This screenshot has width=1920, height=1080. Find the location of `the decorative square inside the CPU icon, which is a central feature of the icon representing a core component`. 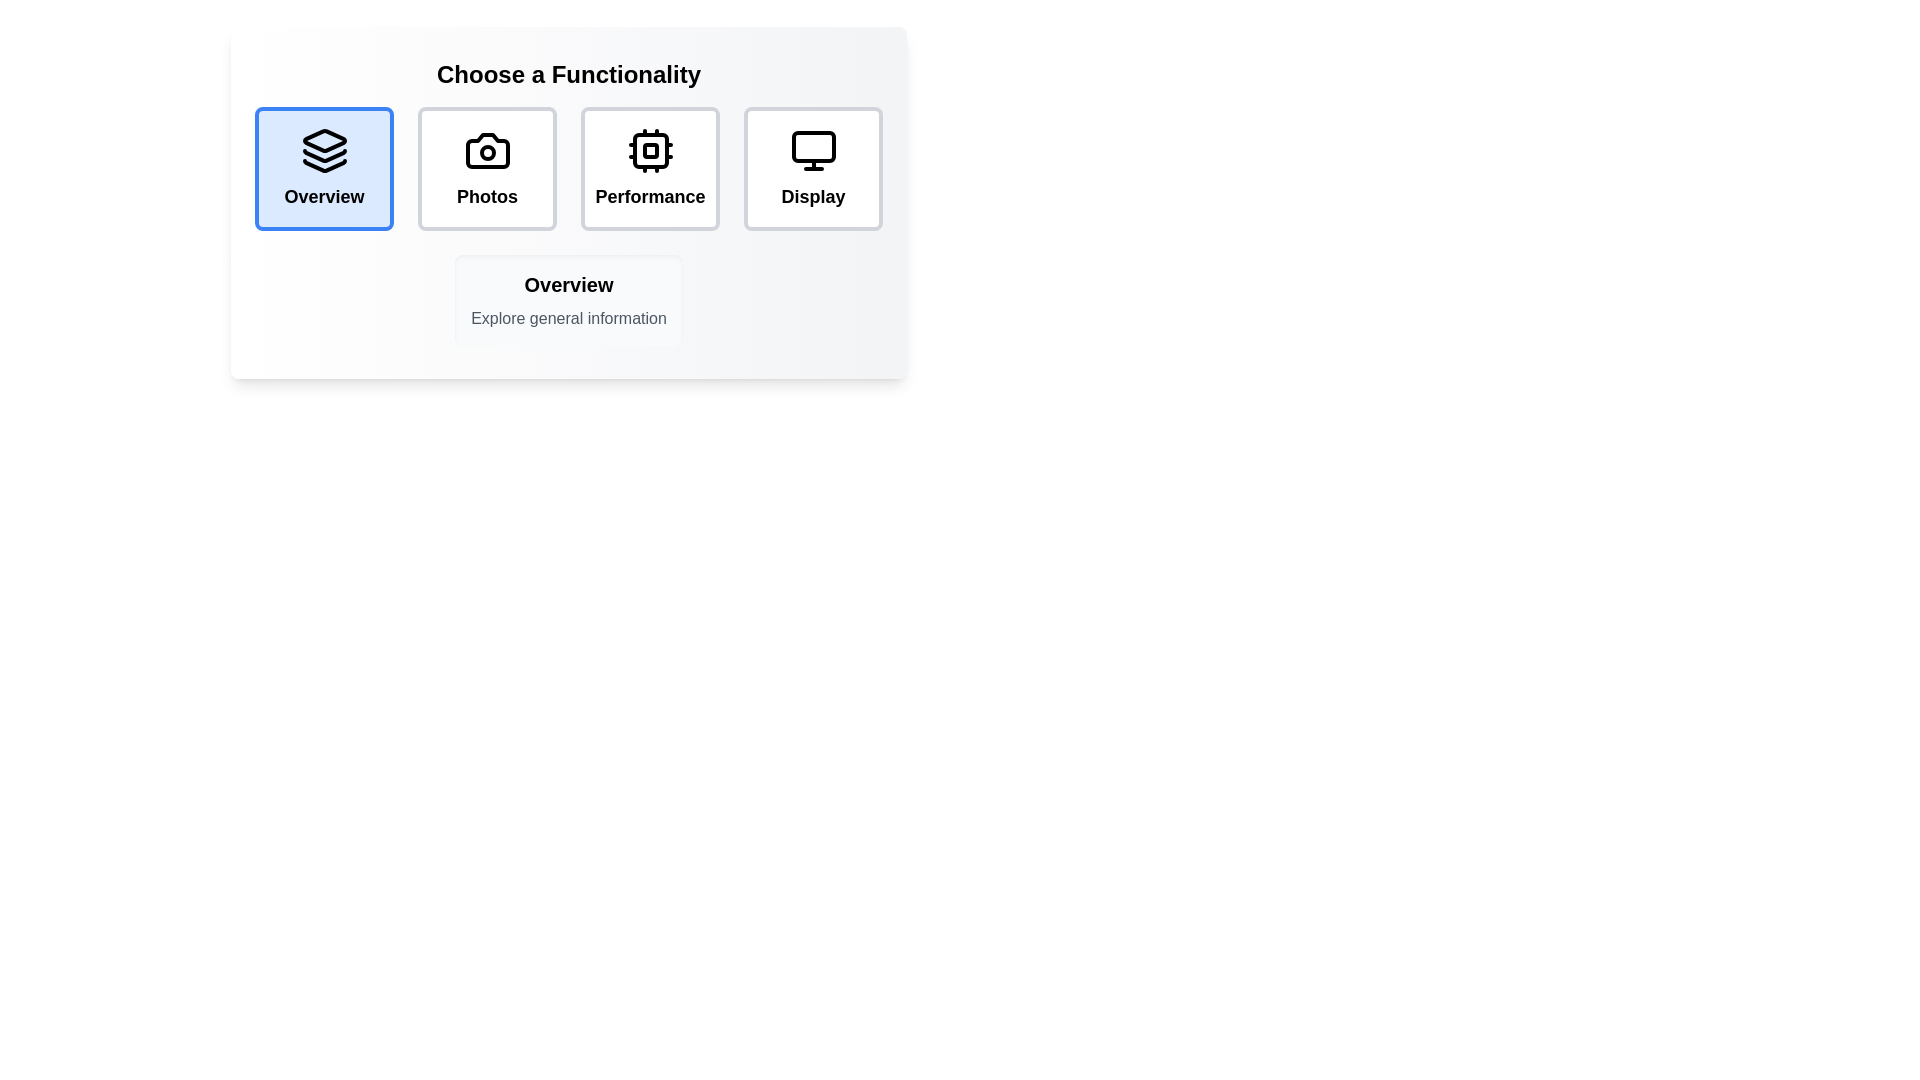

the decorative square inside the CPU icon, which is a central feature of the icon representing a core component is located at coordinates (650, 149).